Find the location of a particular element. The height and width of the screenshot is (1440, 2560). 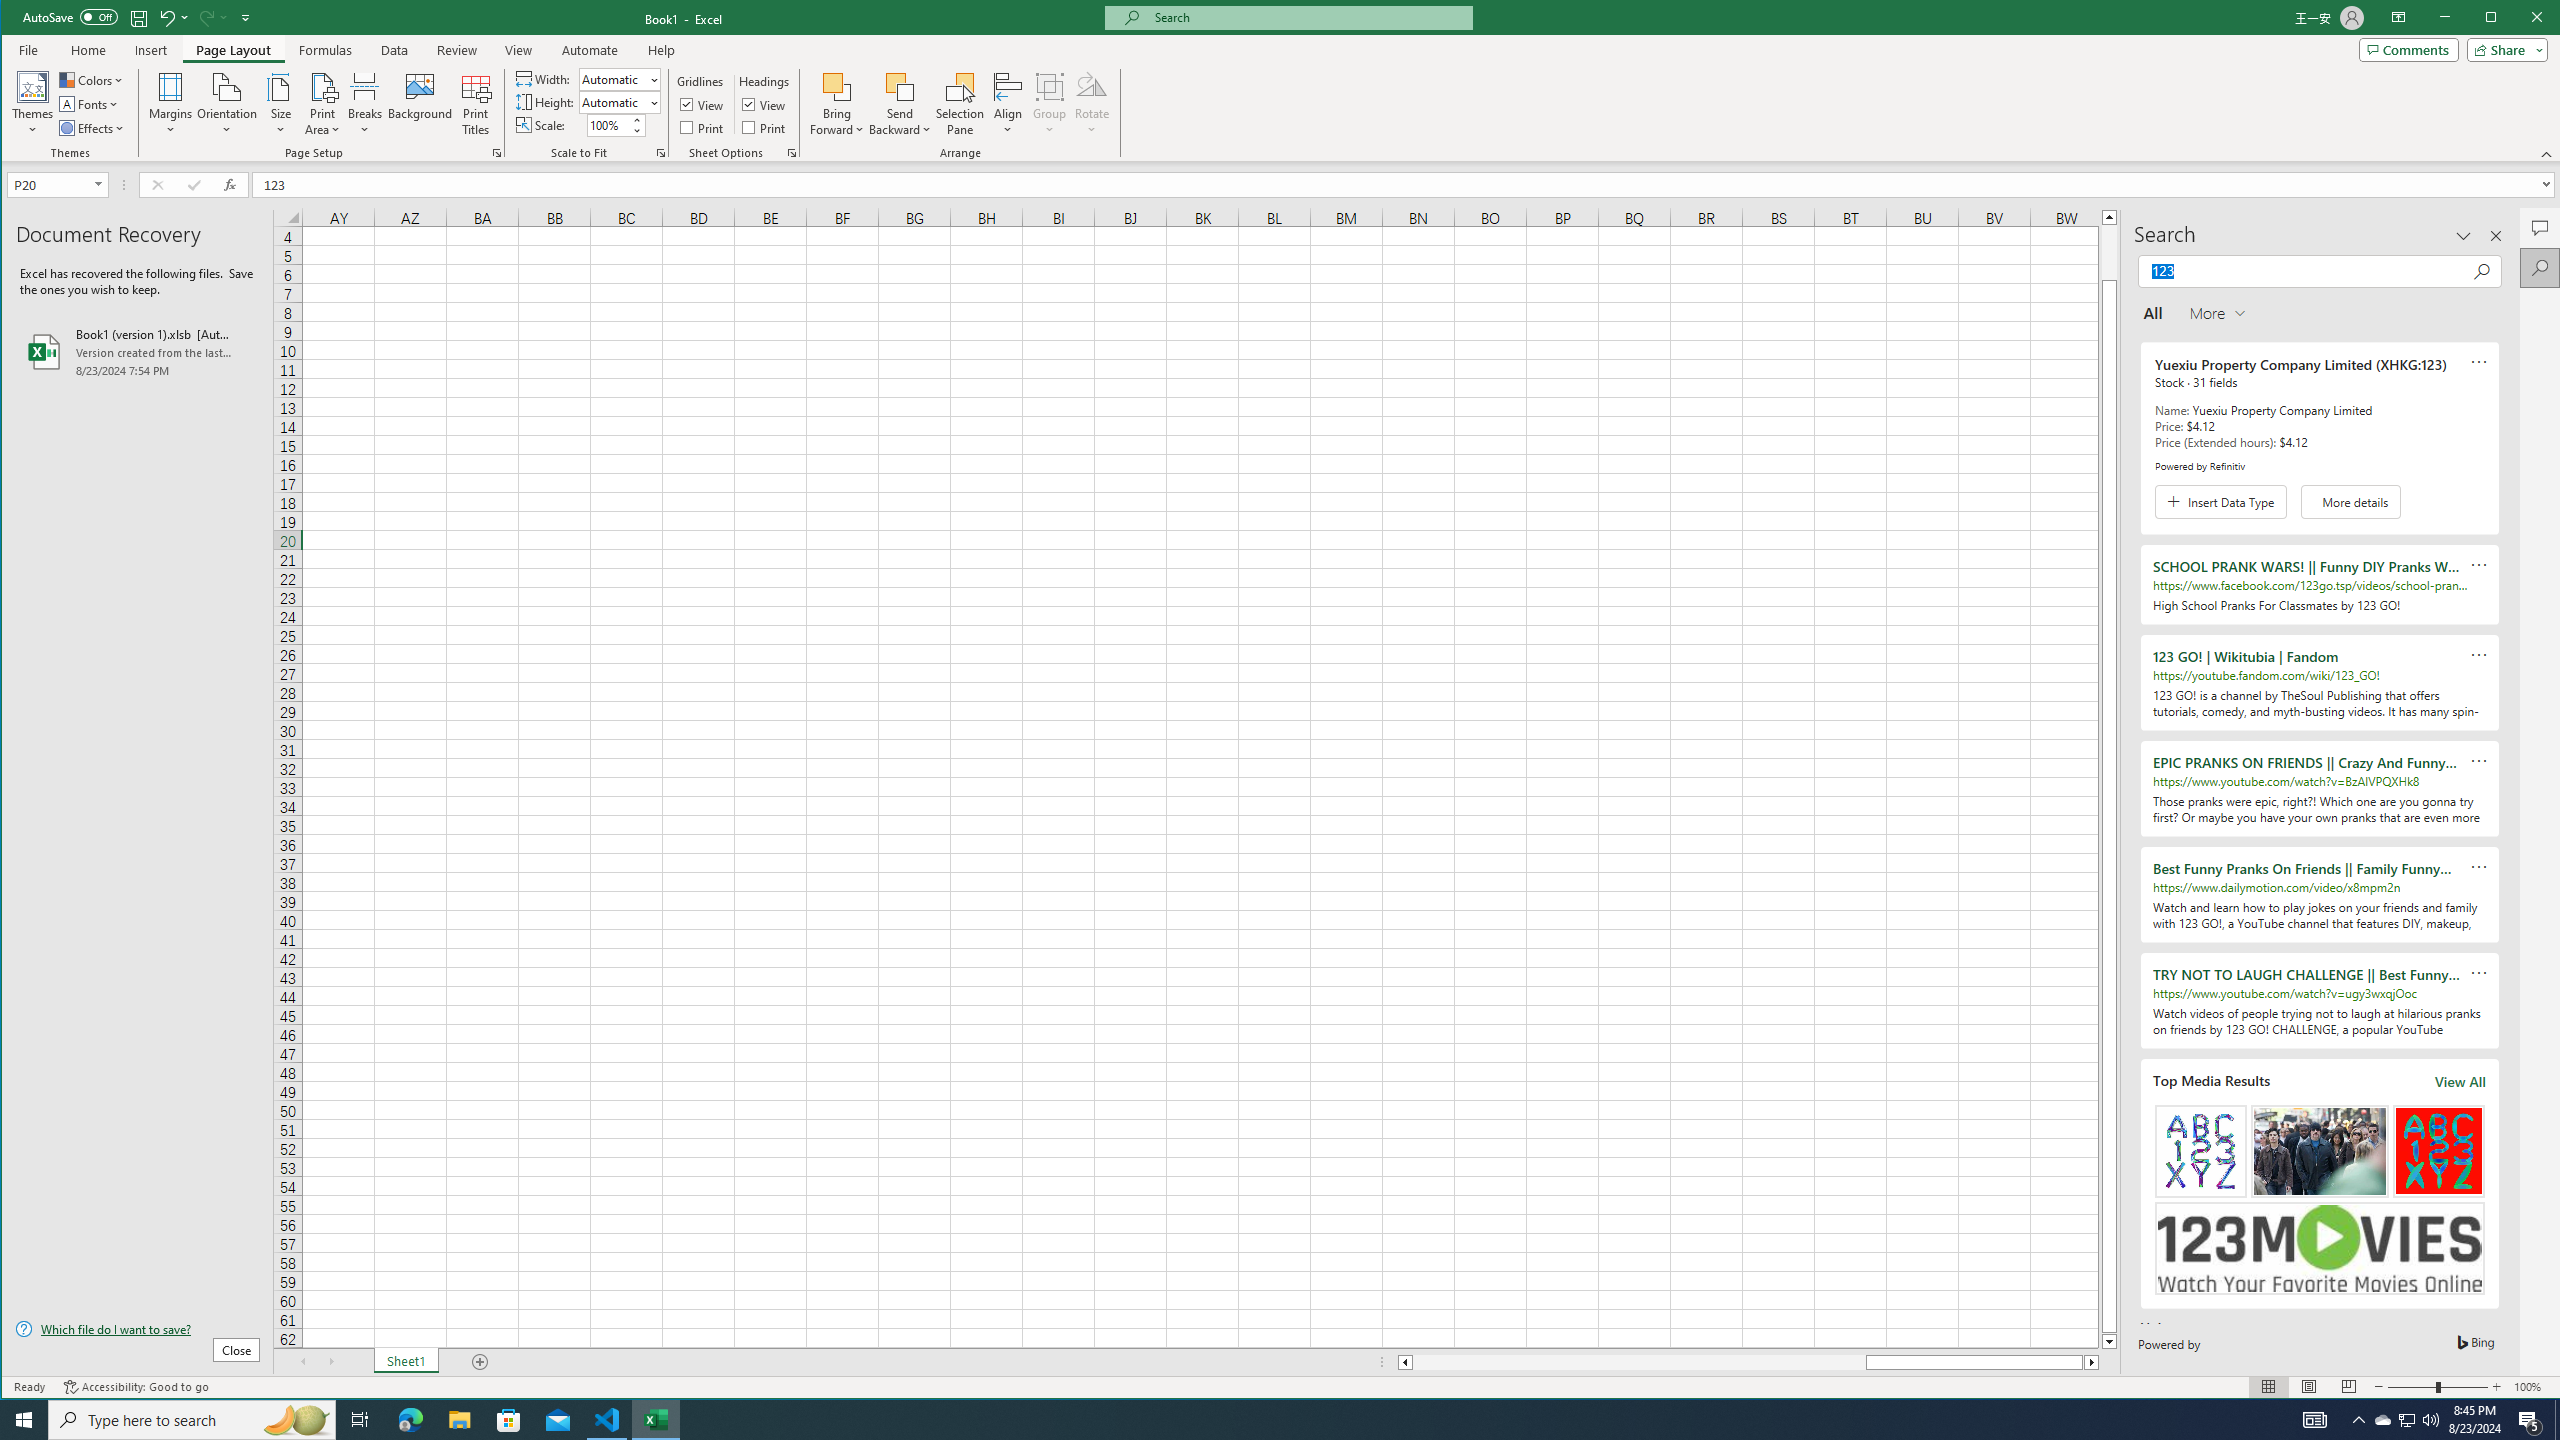

'Width' is located at coordinates (619, 78).